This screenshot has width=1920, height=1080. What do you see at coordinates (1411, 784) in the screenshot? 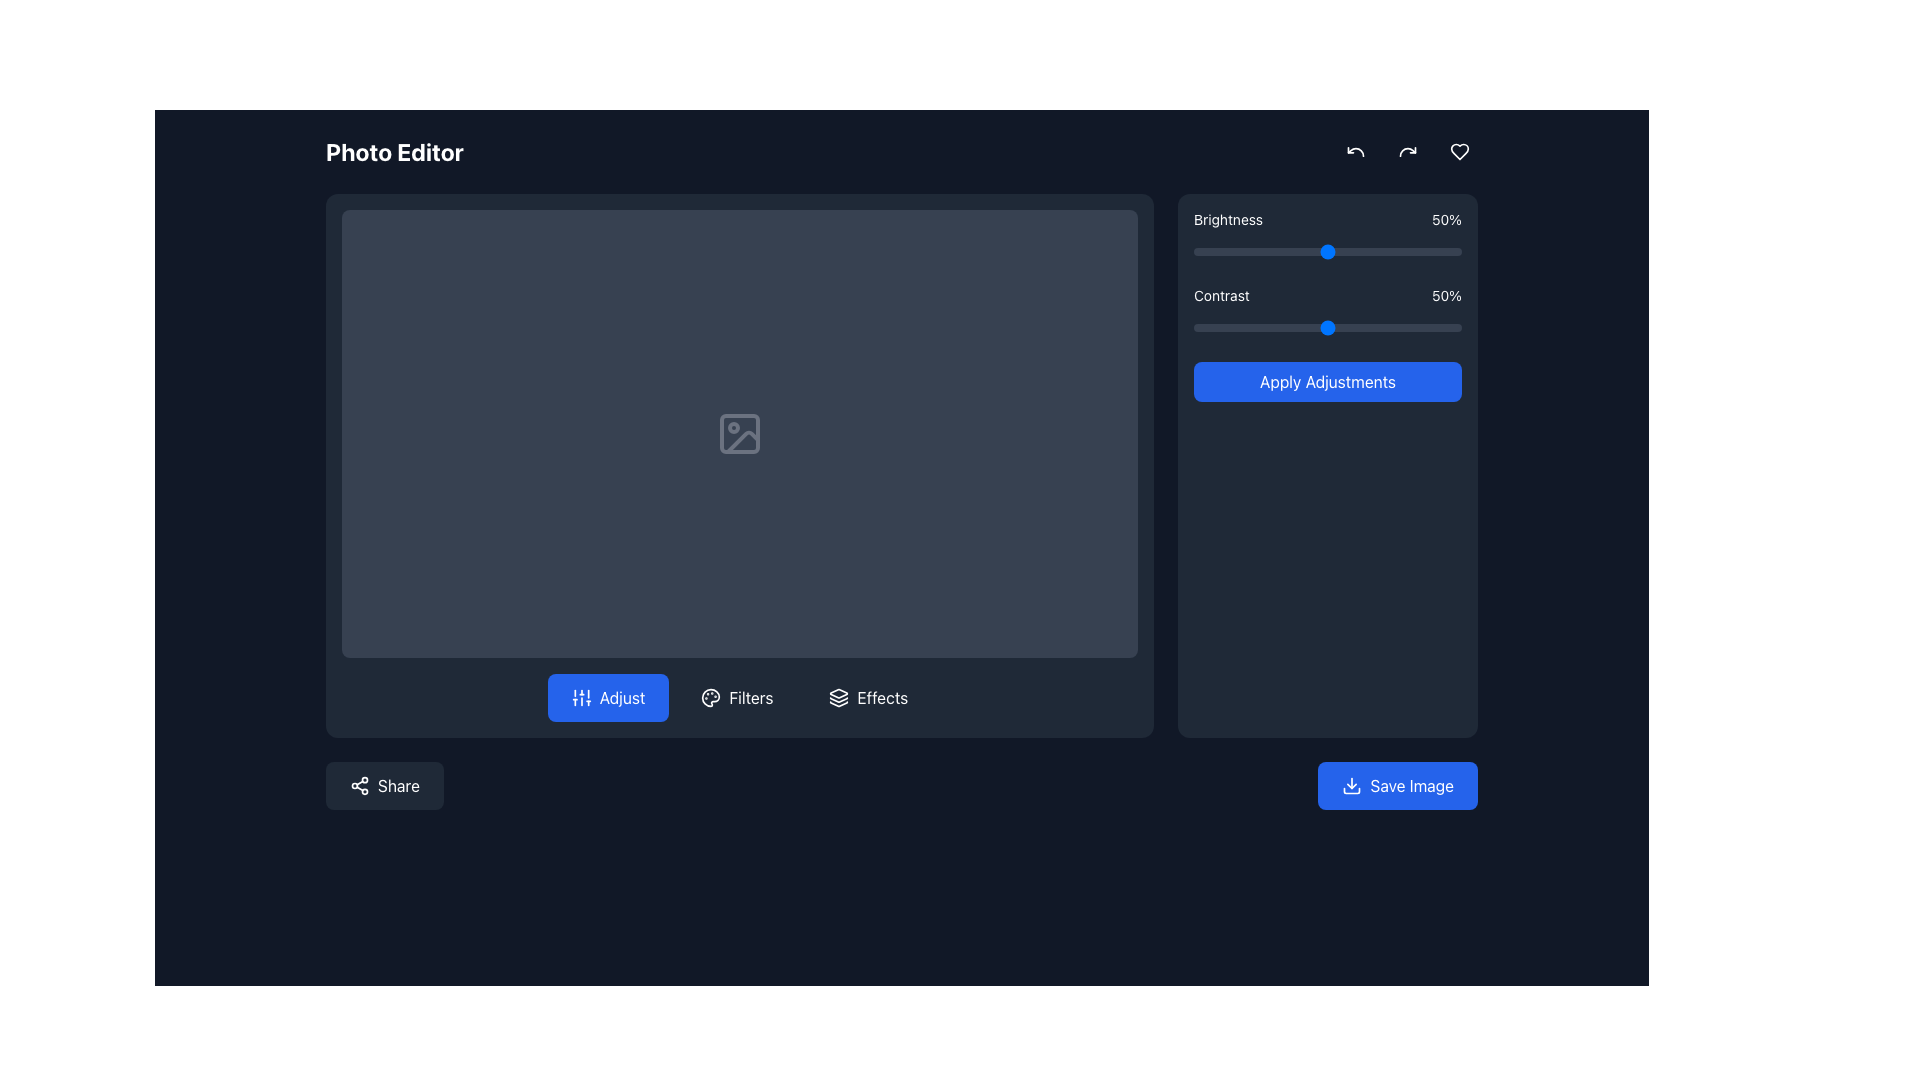
I see `the 'Save Image' text label on the bright blue button located at the bottom-right corner of the interface` at bounding box center [1411, 784].